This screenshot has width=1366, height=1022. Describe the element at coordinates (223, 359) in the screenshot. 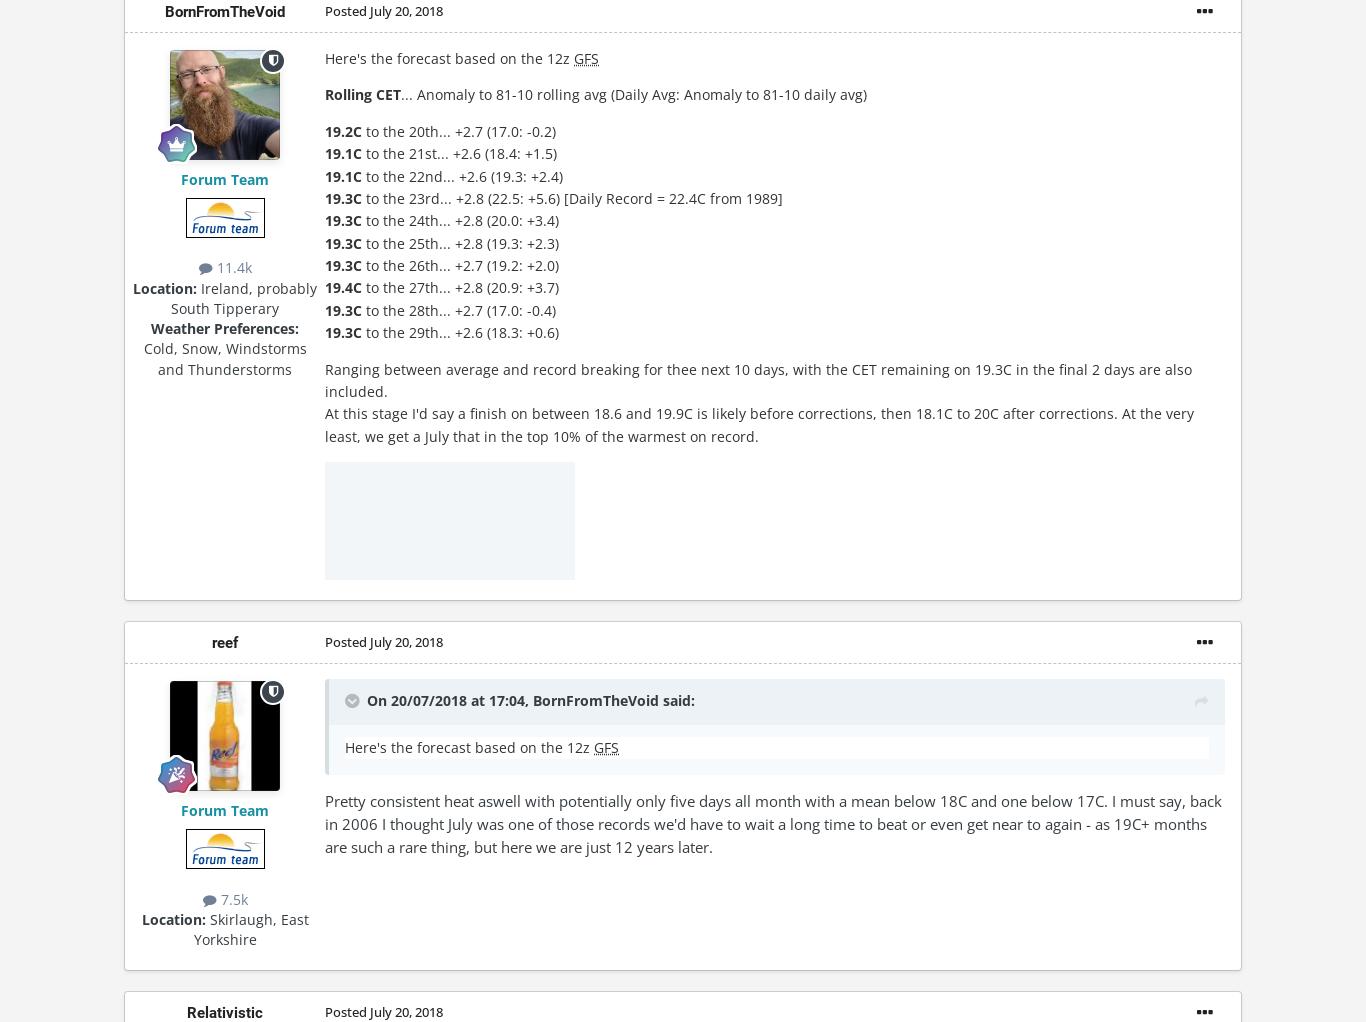

I see `'Cold, Snow, Windstorms and Thunderstorms'` at that location.